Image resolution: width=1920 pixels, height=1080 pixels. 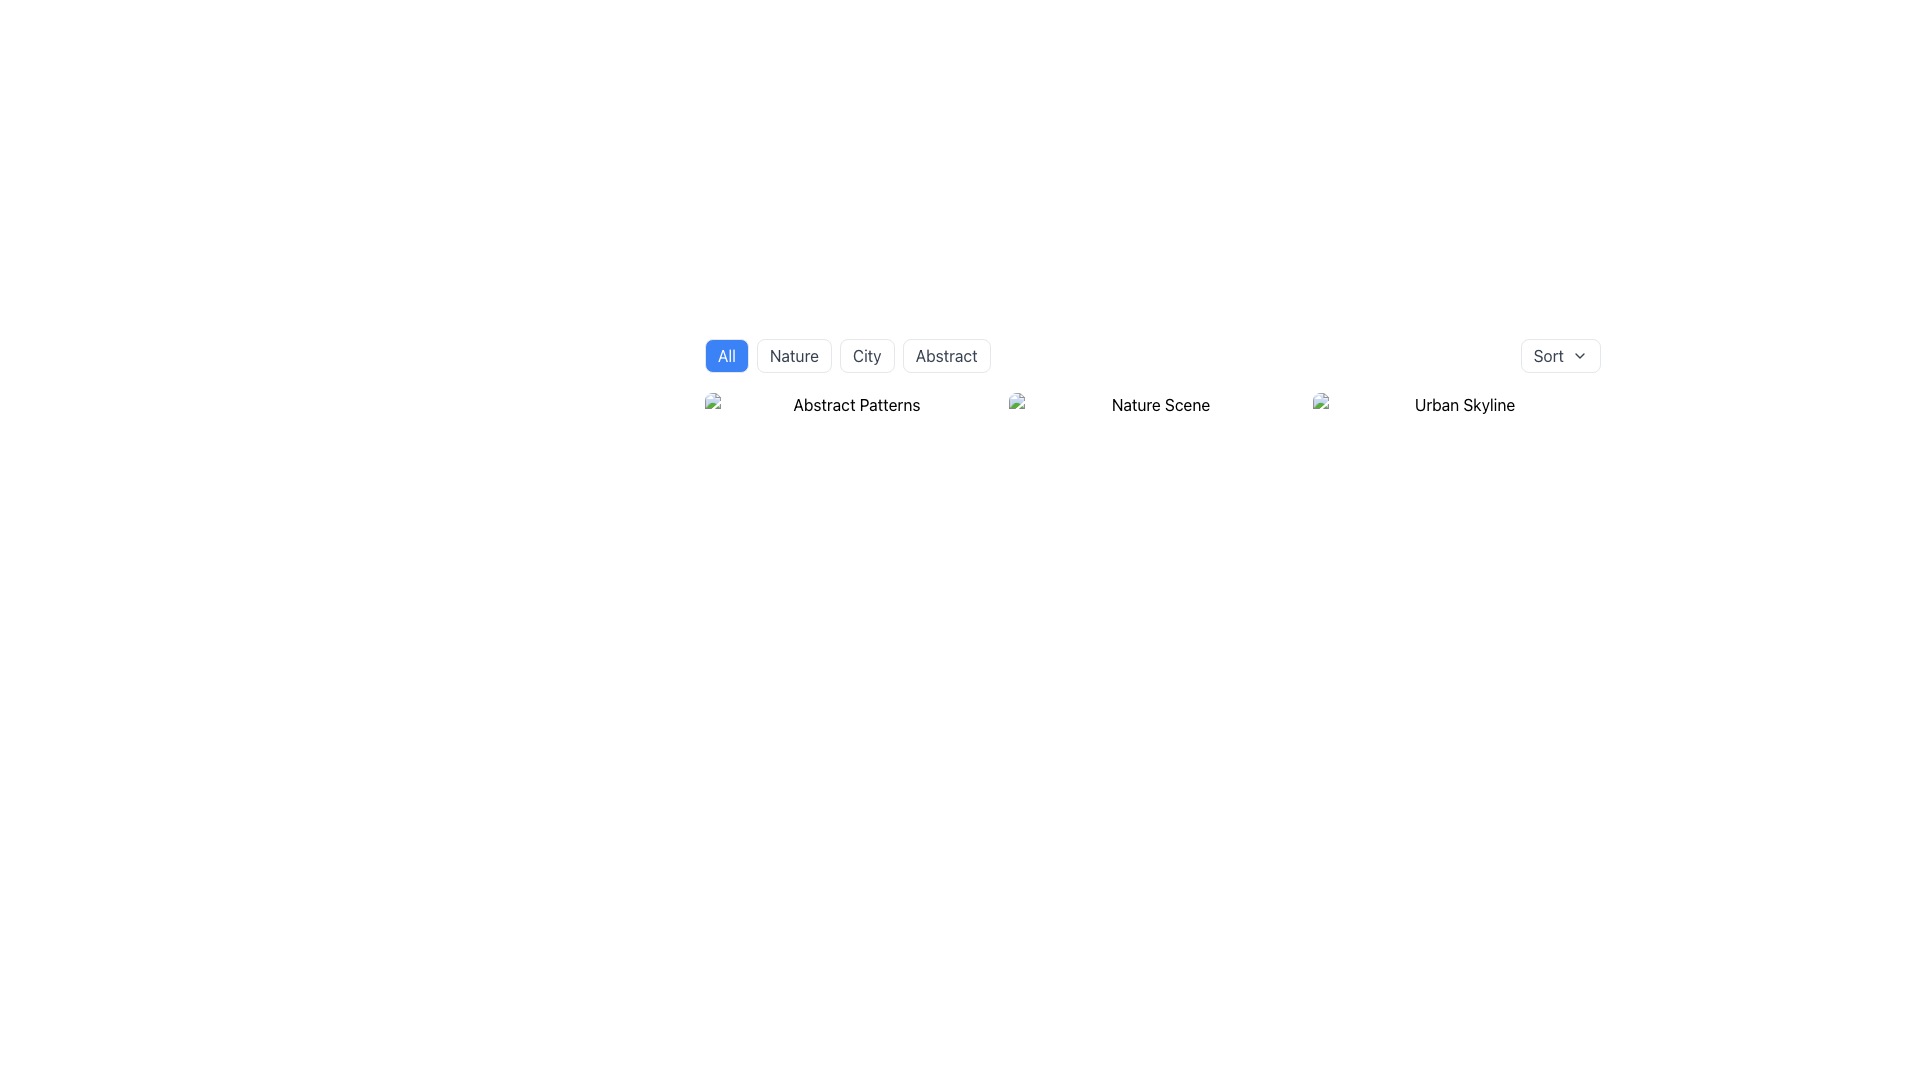 What do you see at coordinates (1152, 354) in the screenshot?
I see `the 'Sort' button located on the navigation bar` at bounding box center [1152, 354].